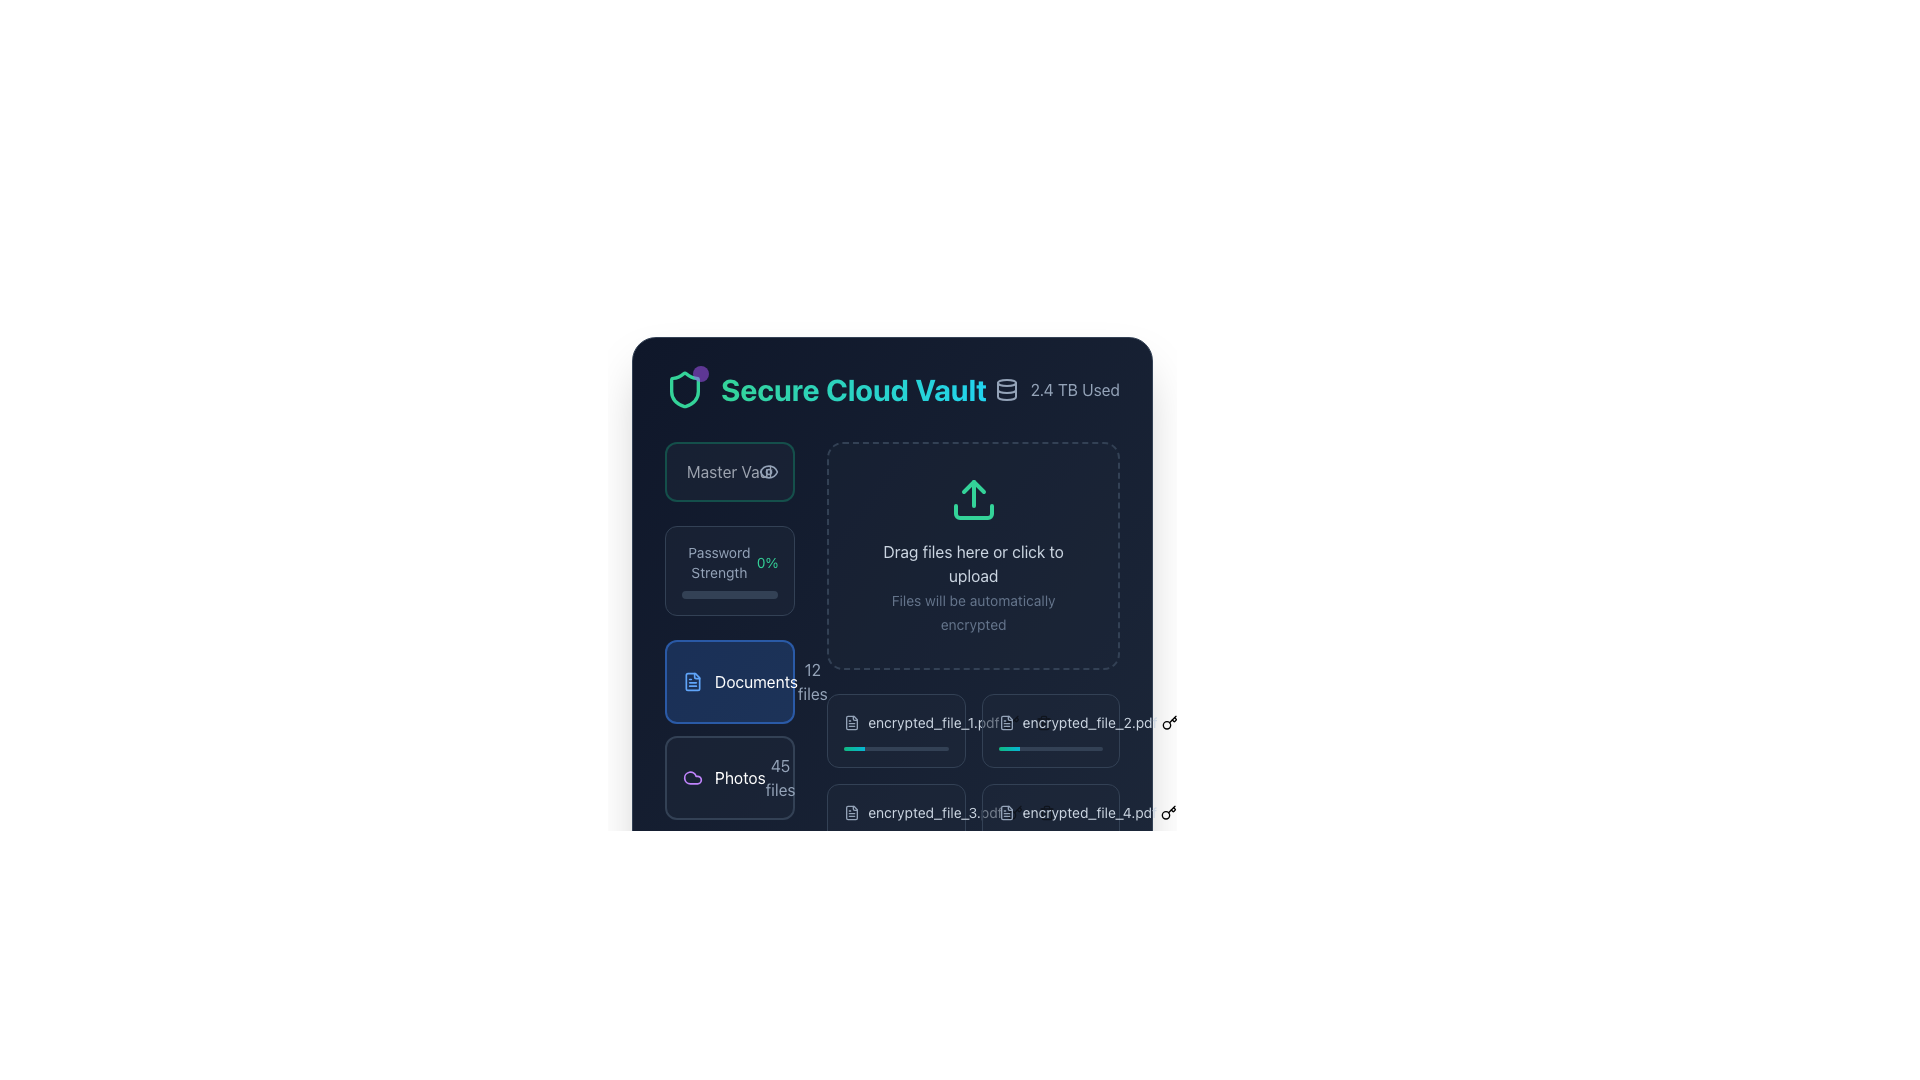 The height and width of the screenshot is (1080, 1920). I want to click on the eye-shaped icon that toggles the visibility of the password in the 'Master Vault Password' input field, so click(768, 471).